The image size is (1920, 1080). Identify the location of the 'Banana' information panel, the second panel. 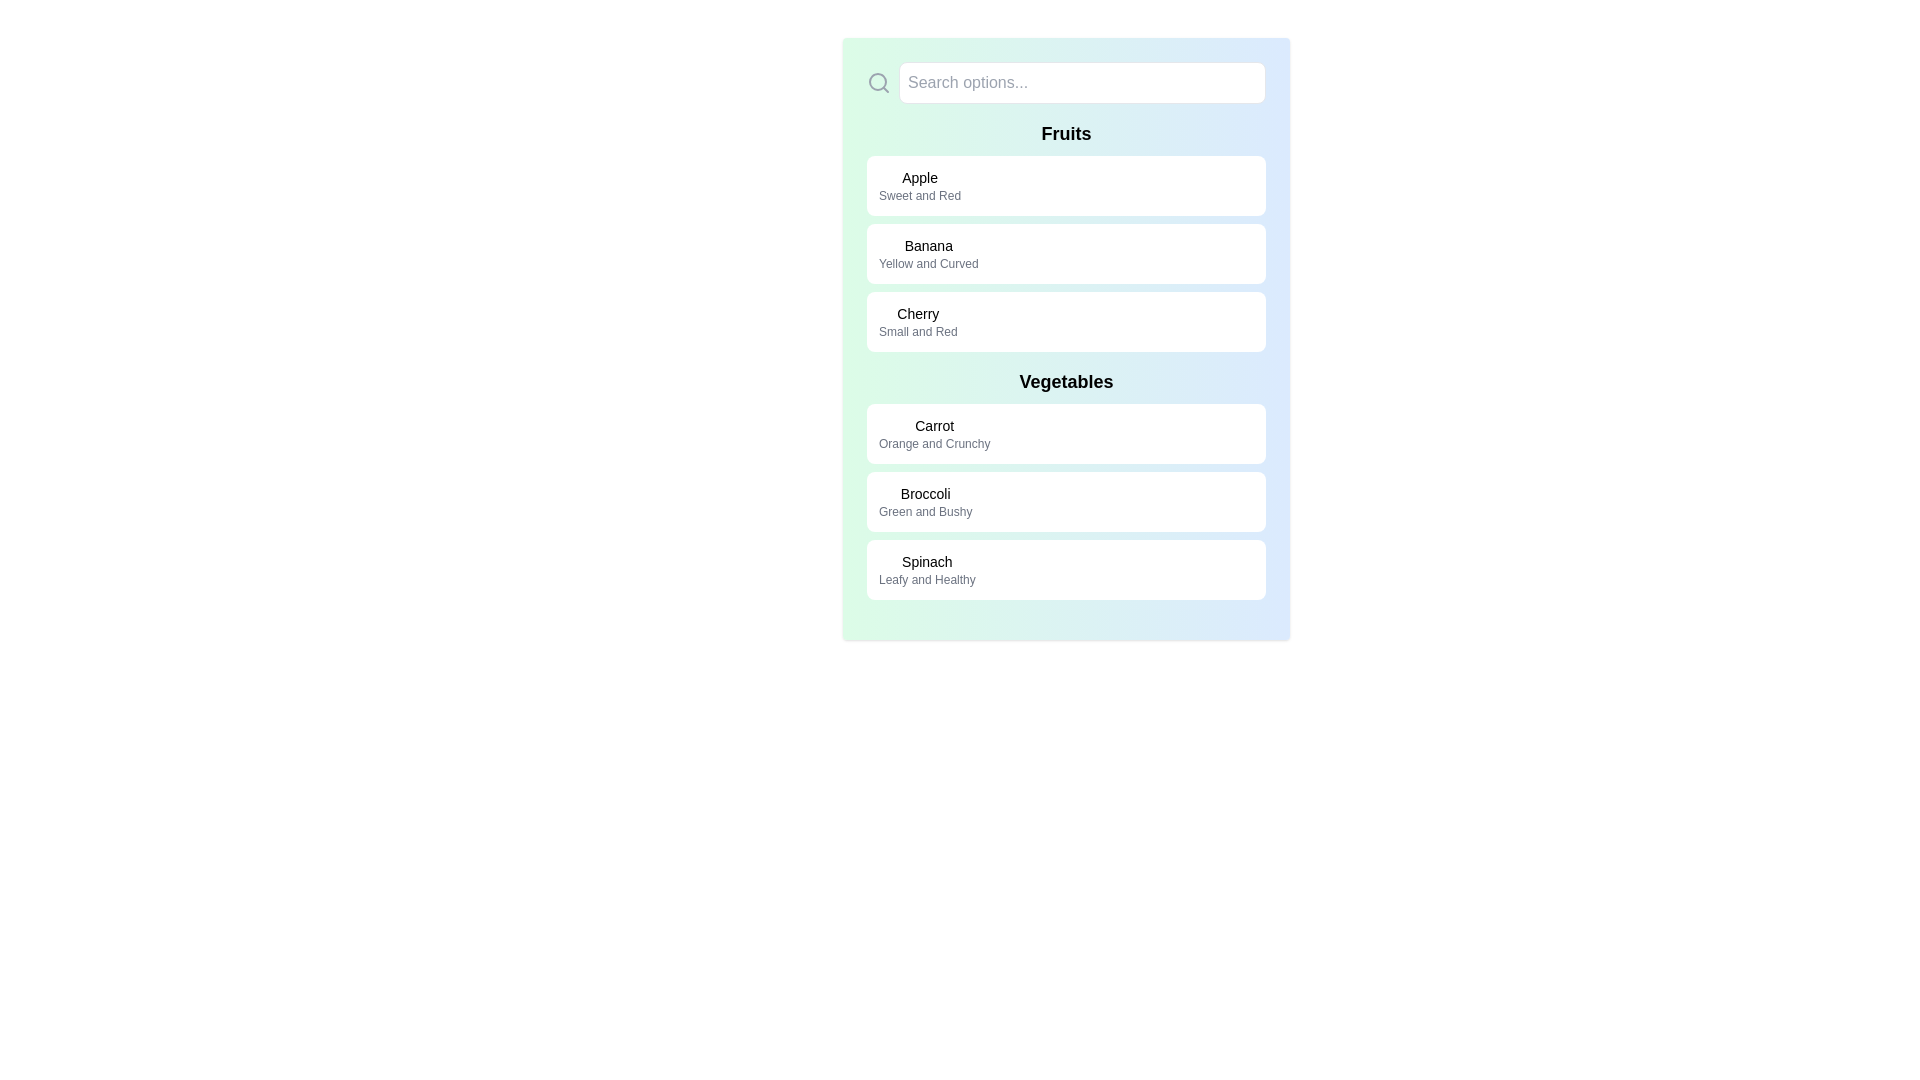
(1065, 253).